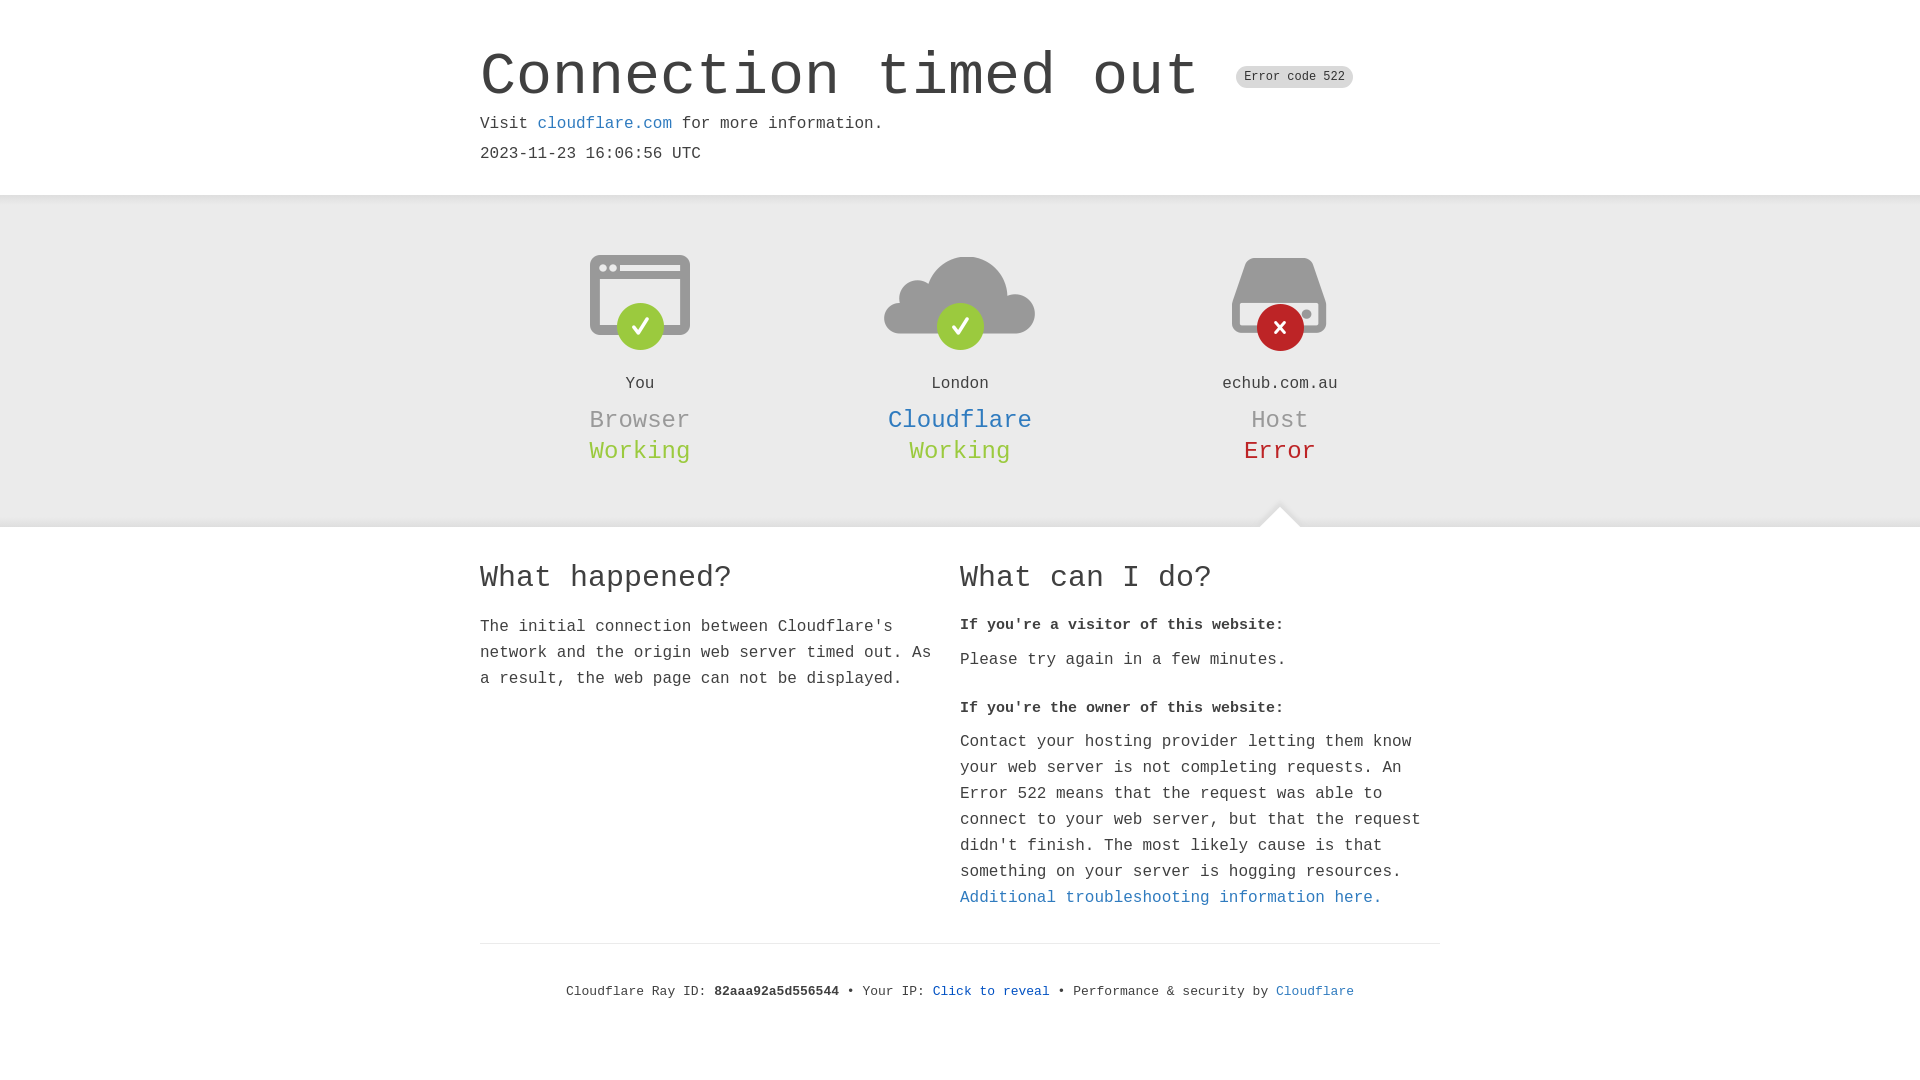 The width and height of the screenshot is (1920, 1080). What do you see at coordinates (1315, 991) in the screenshot?
I see `'Cloudflare'` at bounding box center [1315, 991].